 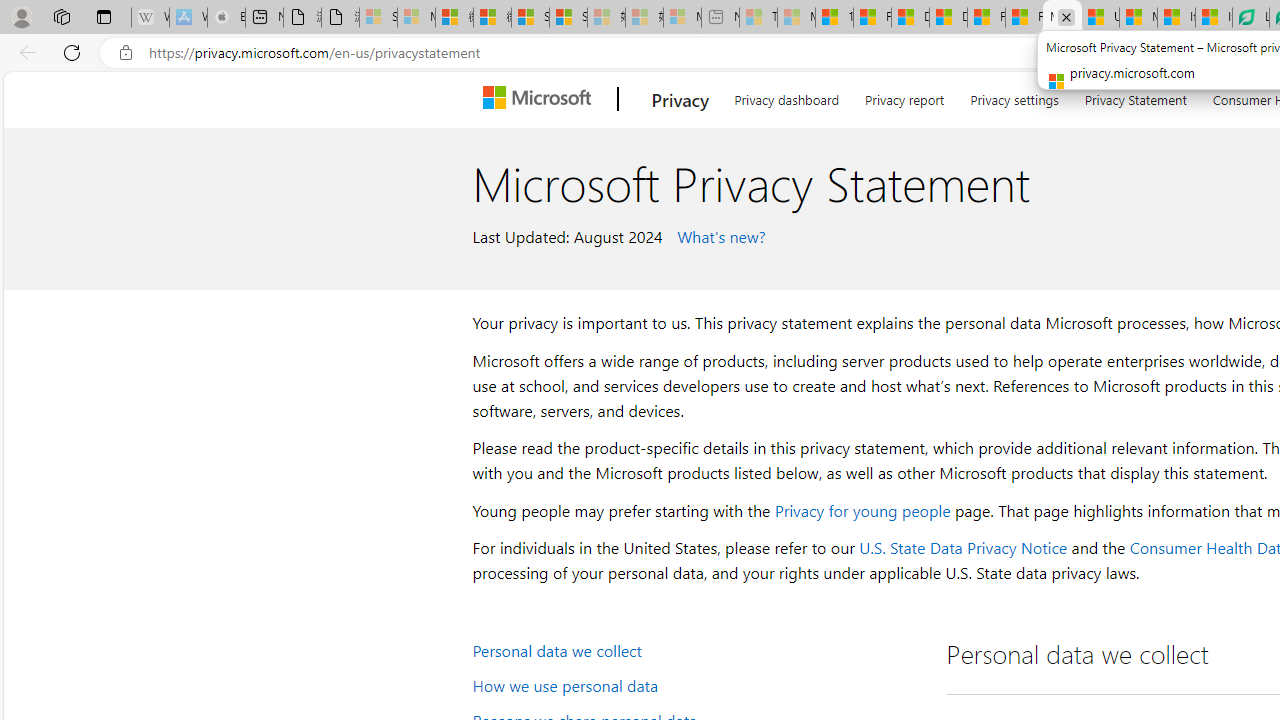 What do you see at coordinates (1249, 17) in the screenshot?
I see `'LendingTree - Compare Lenders'` at bounding box center [1249, 17].